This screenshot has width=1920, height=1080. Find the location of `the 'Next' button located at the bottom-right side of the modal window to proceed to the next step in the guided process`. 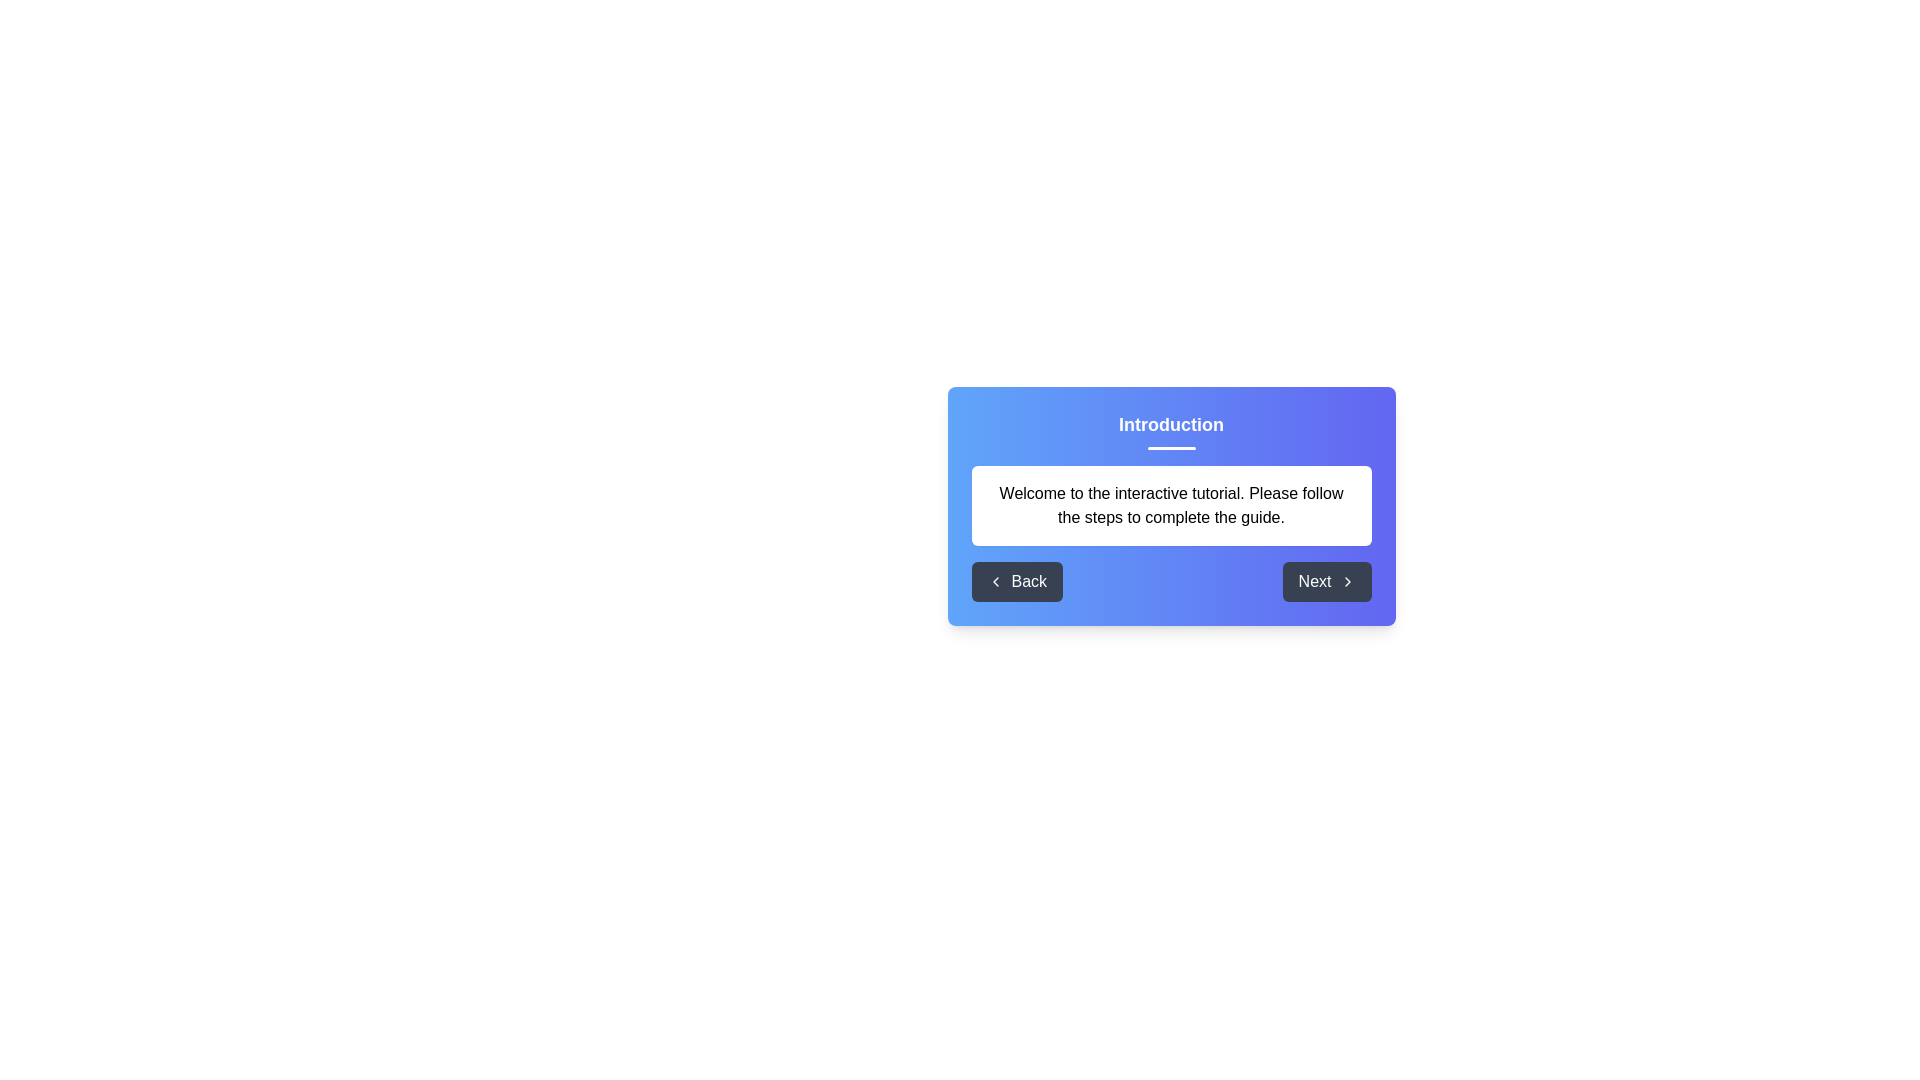

the 'Next' button located at the bottom-right side of the modal window to proceed to the next step in the guided process is located at coordinates (1327, 582).